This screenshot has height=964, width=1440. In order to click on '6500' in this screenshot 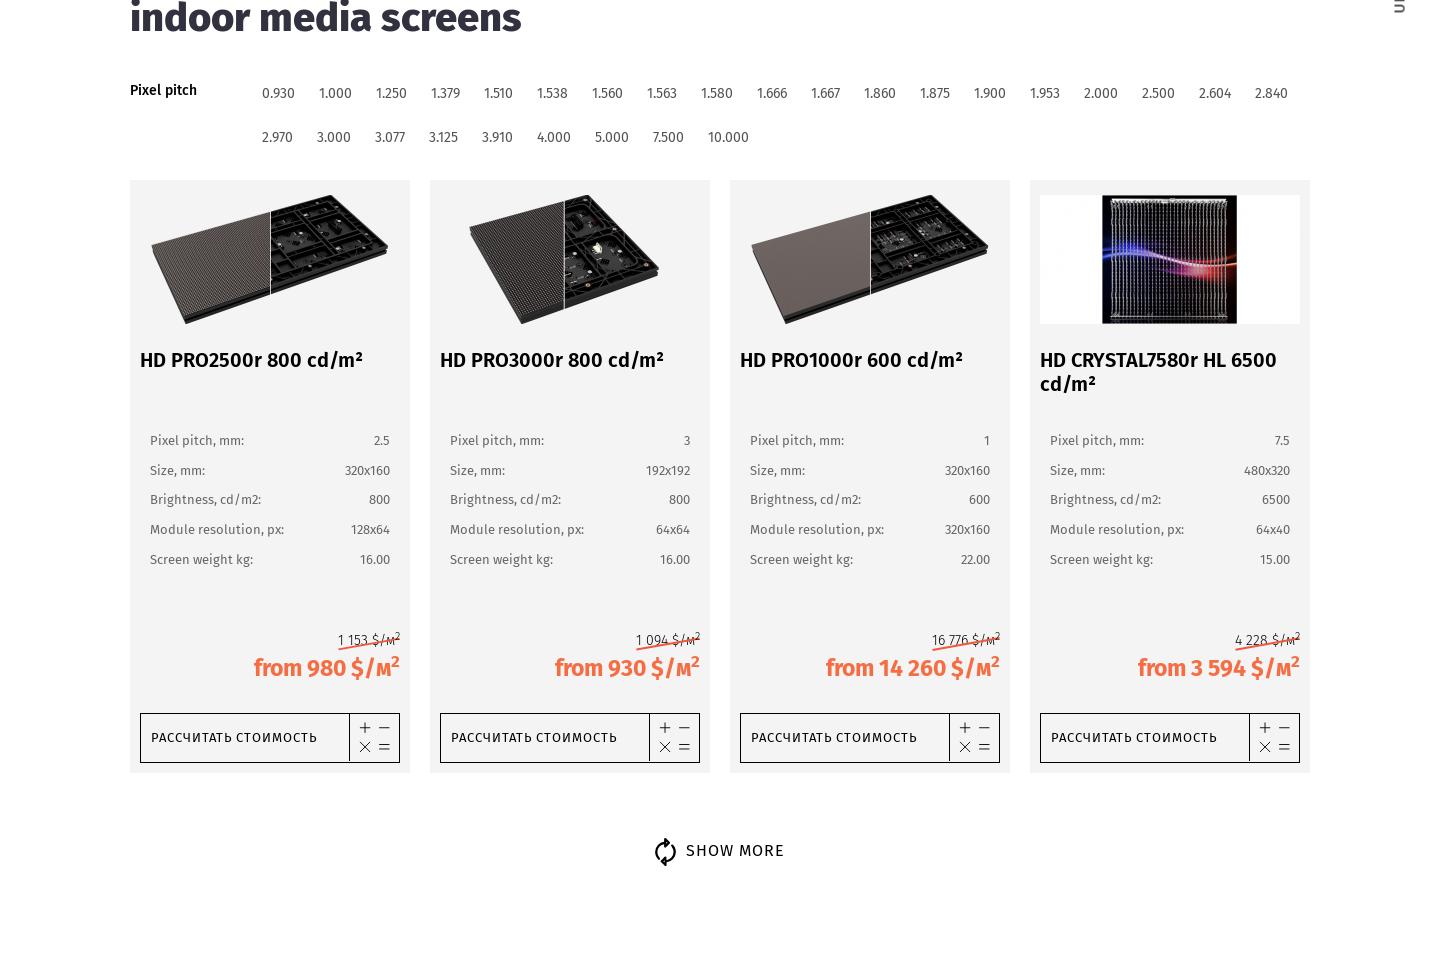, I will do `click(1275, 498)`.